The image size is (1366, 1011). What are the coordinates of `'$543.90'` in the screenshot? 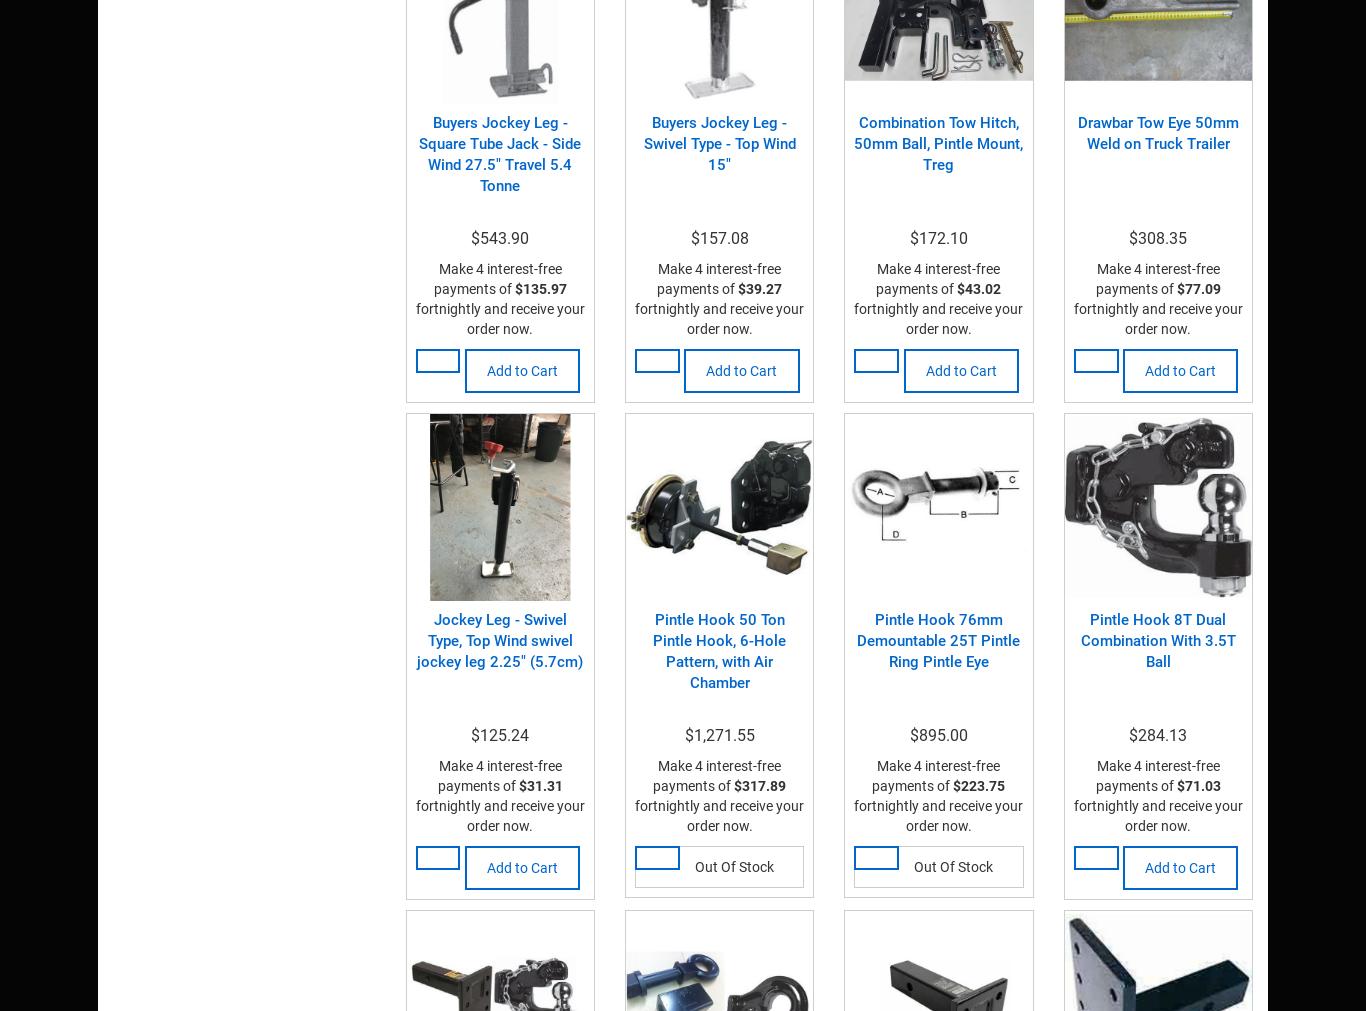 It's located at (470, 237).